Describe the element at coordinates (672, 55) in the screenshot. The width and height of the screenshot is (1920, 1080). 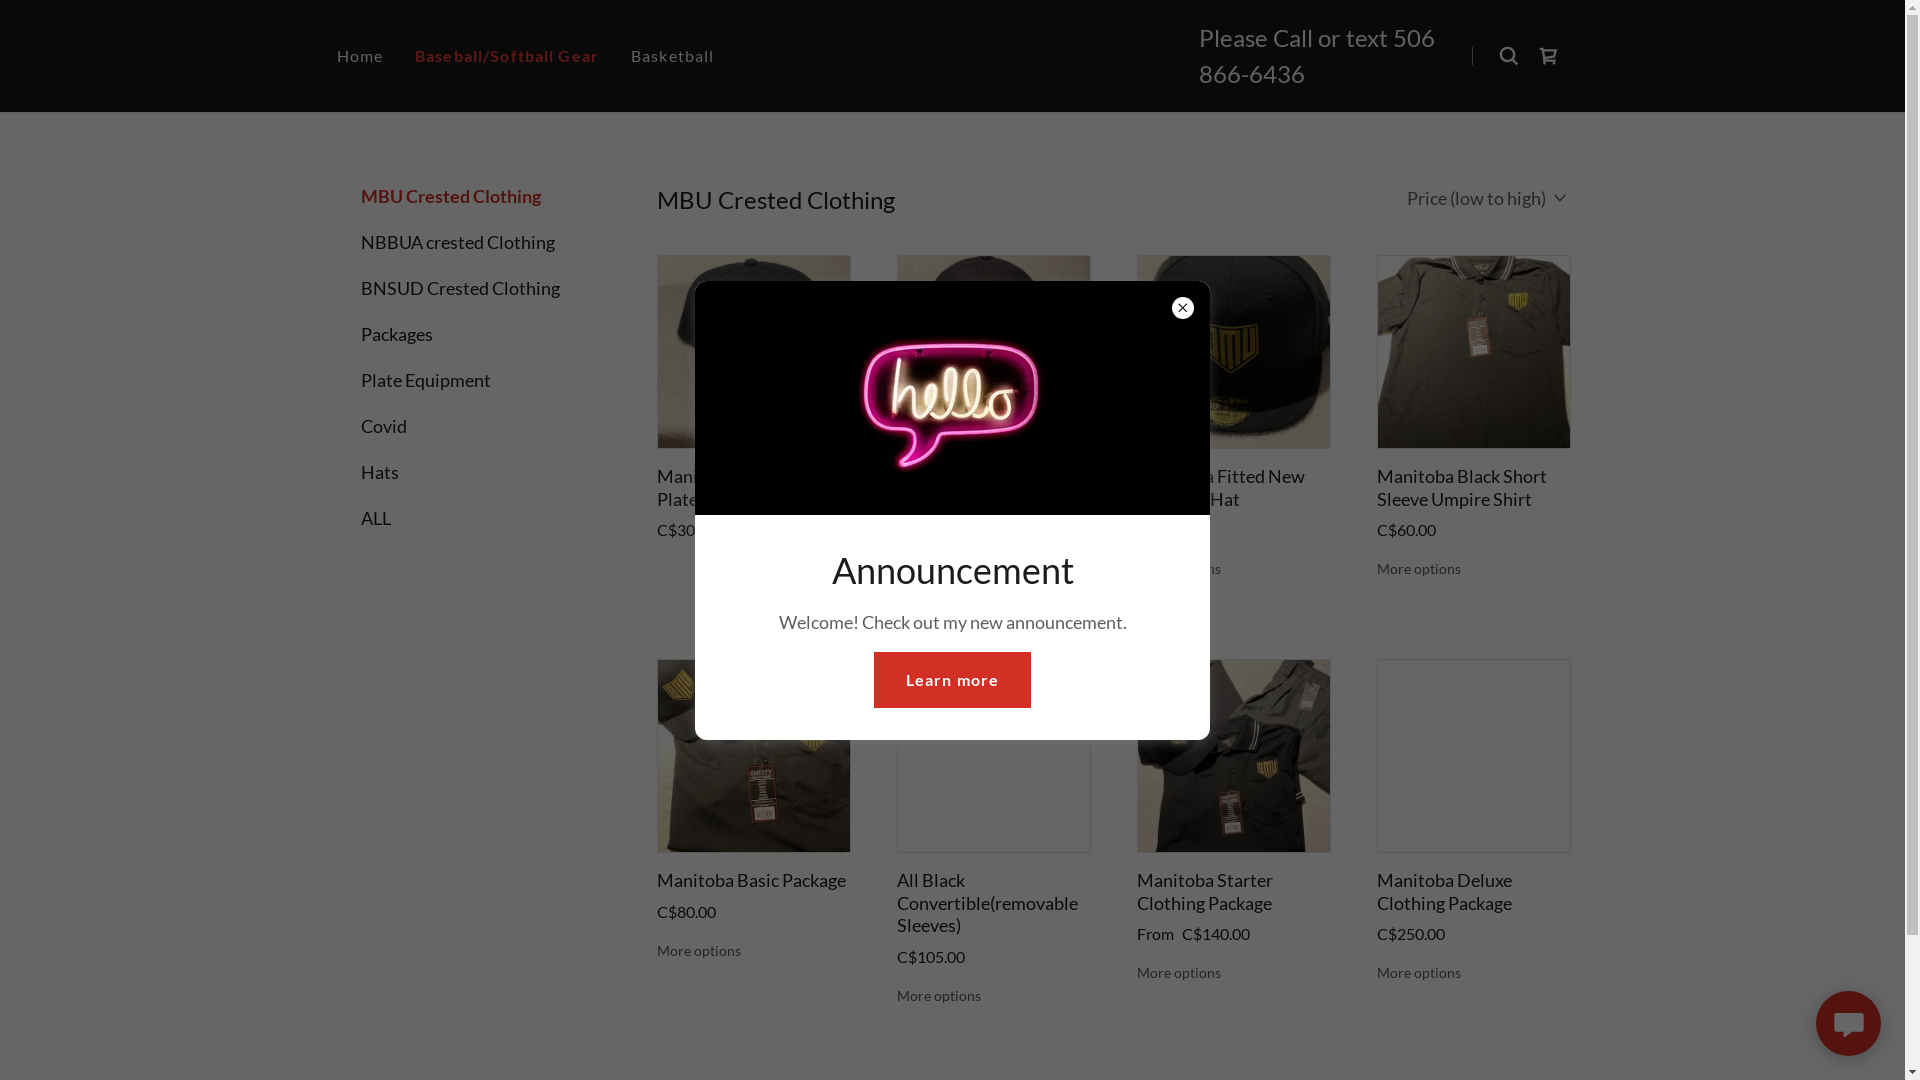
I see `'Basketball'` at that location.